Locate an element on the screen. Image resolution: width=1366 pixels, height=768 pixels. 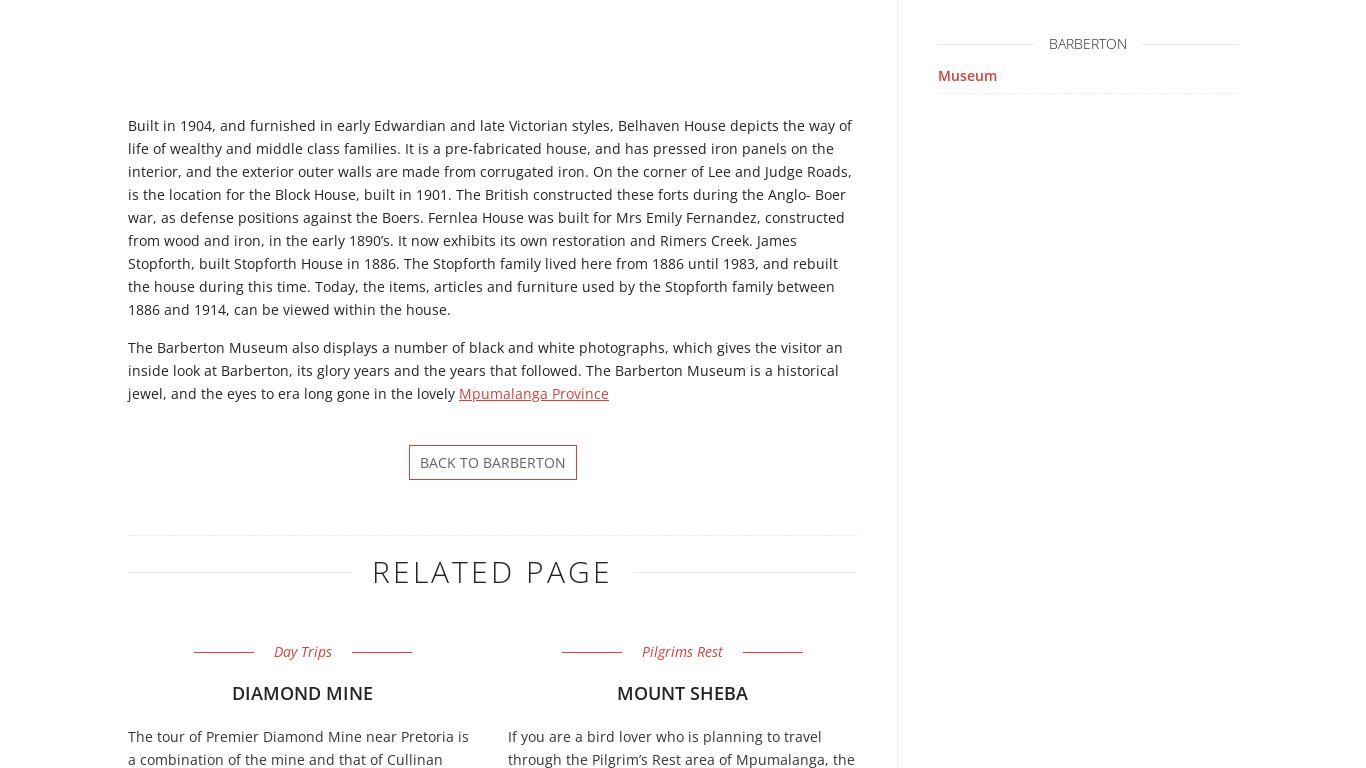
'Day Trips' is located at coordinates (302, 650).